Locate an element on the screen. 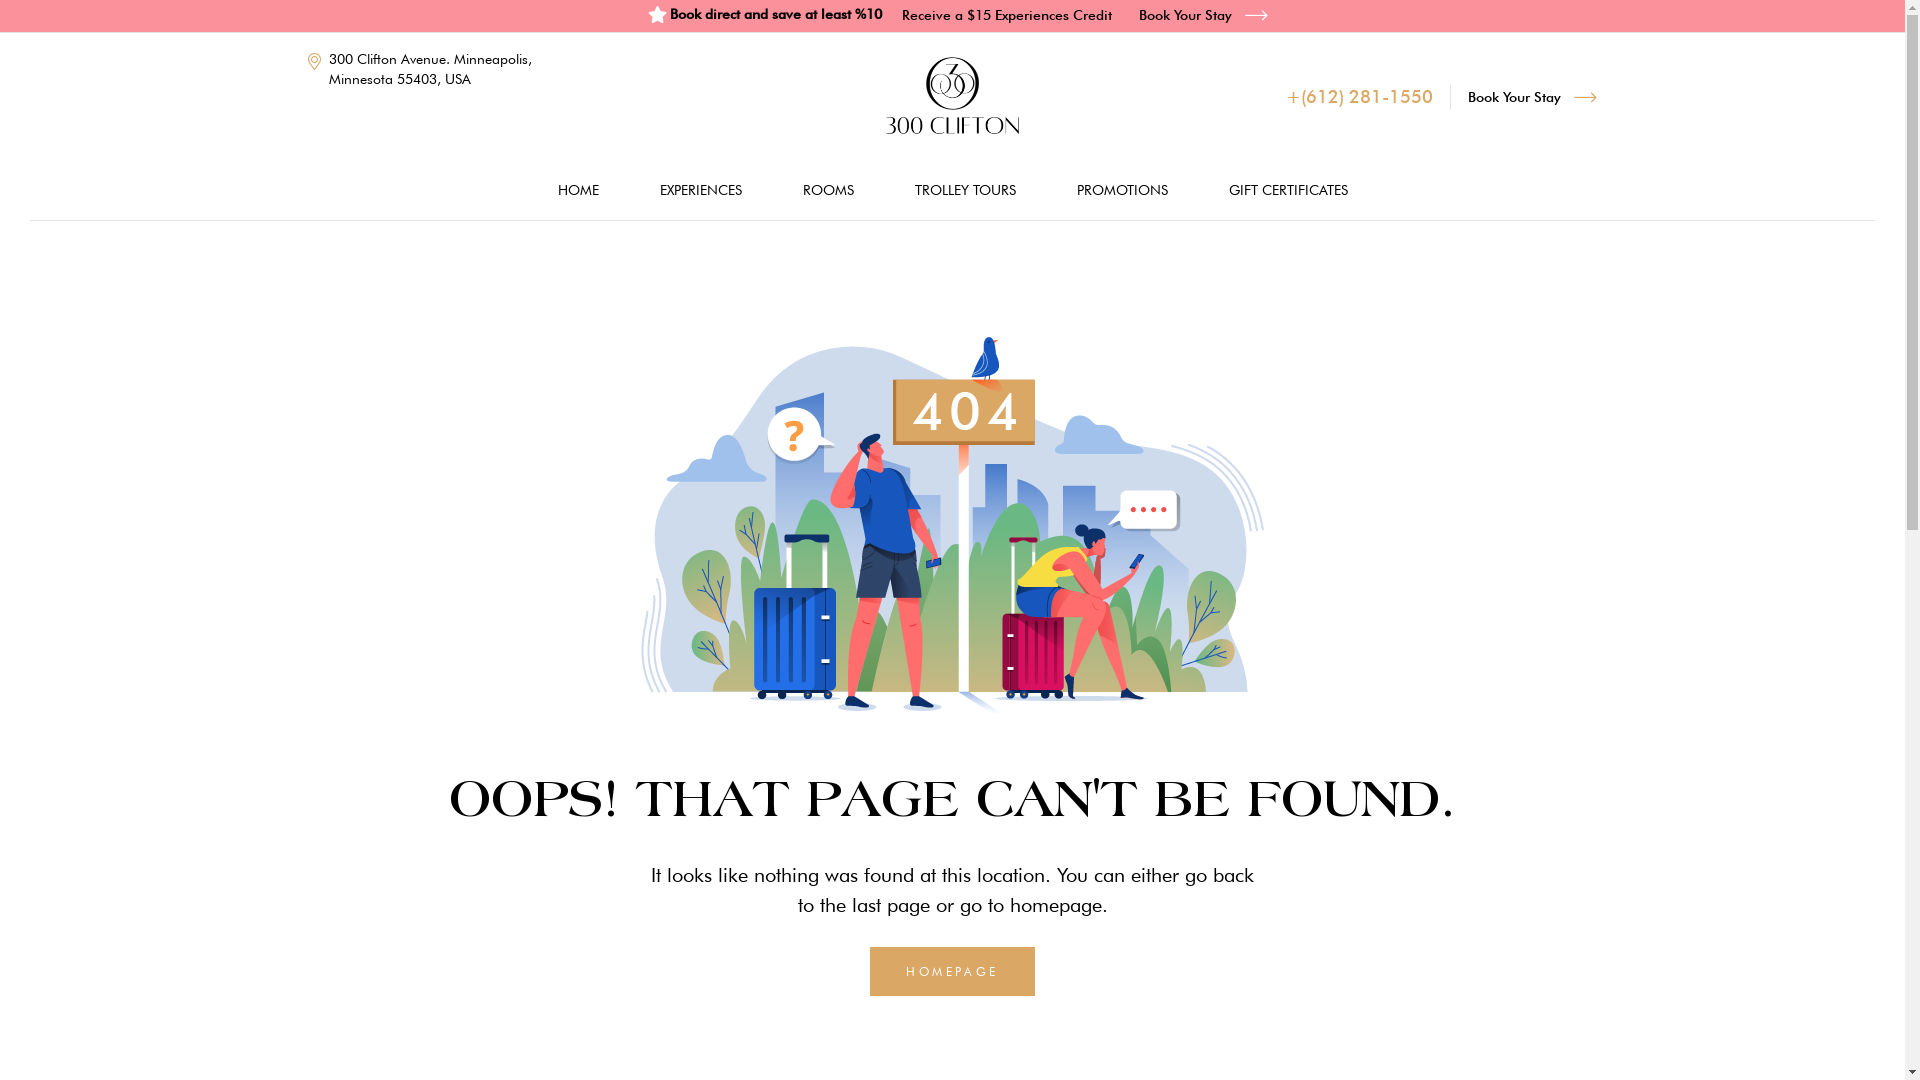 The height and width of the screenshot is (1080, 1920). '300 Clifton Avenue. Minneapolis, Minnesota 55403, USA' is located at coordinates (426, 68).